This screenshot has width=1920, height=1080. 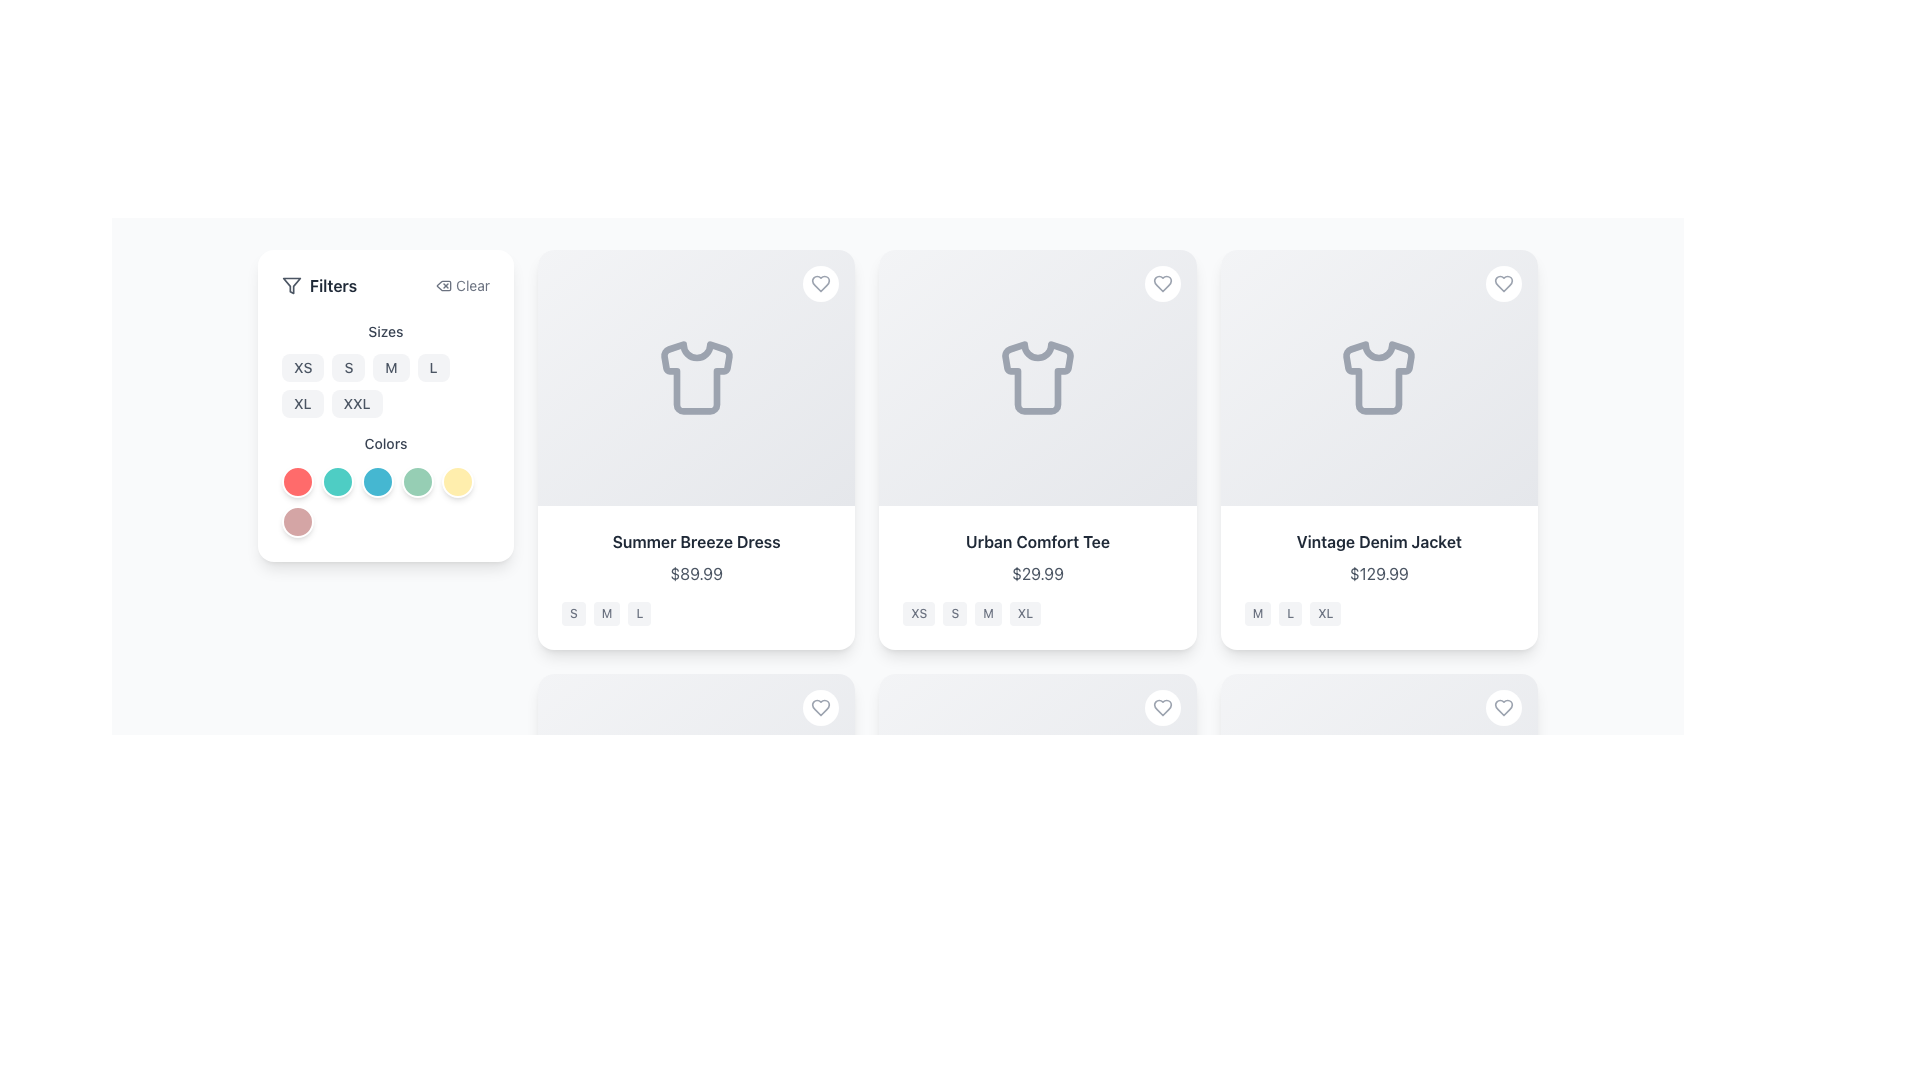 I want to click on the heart-shaped icon within the circular button, so click(x=821, y=284).